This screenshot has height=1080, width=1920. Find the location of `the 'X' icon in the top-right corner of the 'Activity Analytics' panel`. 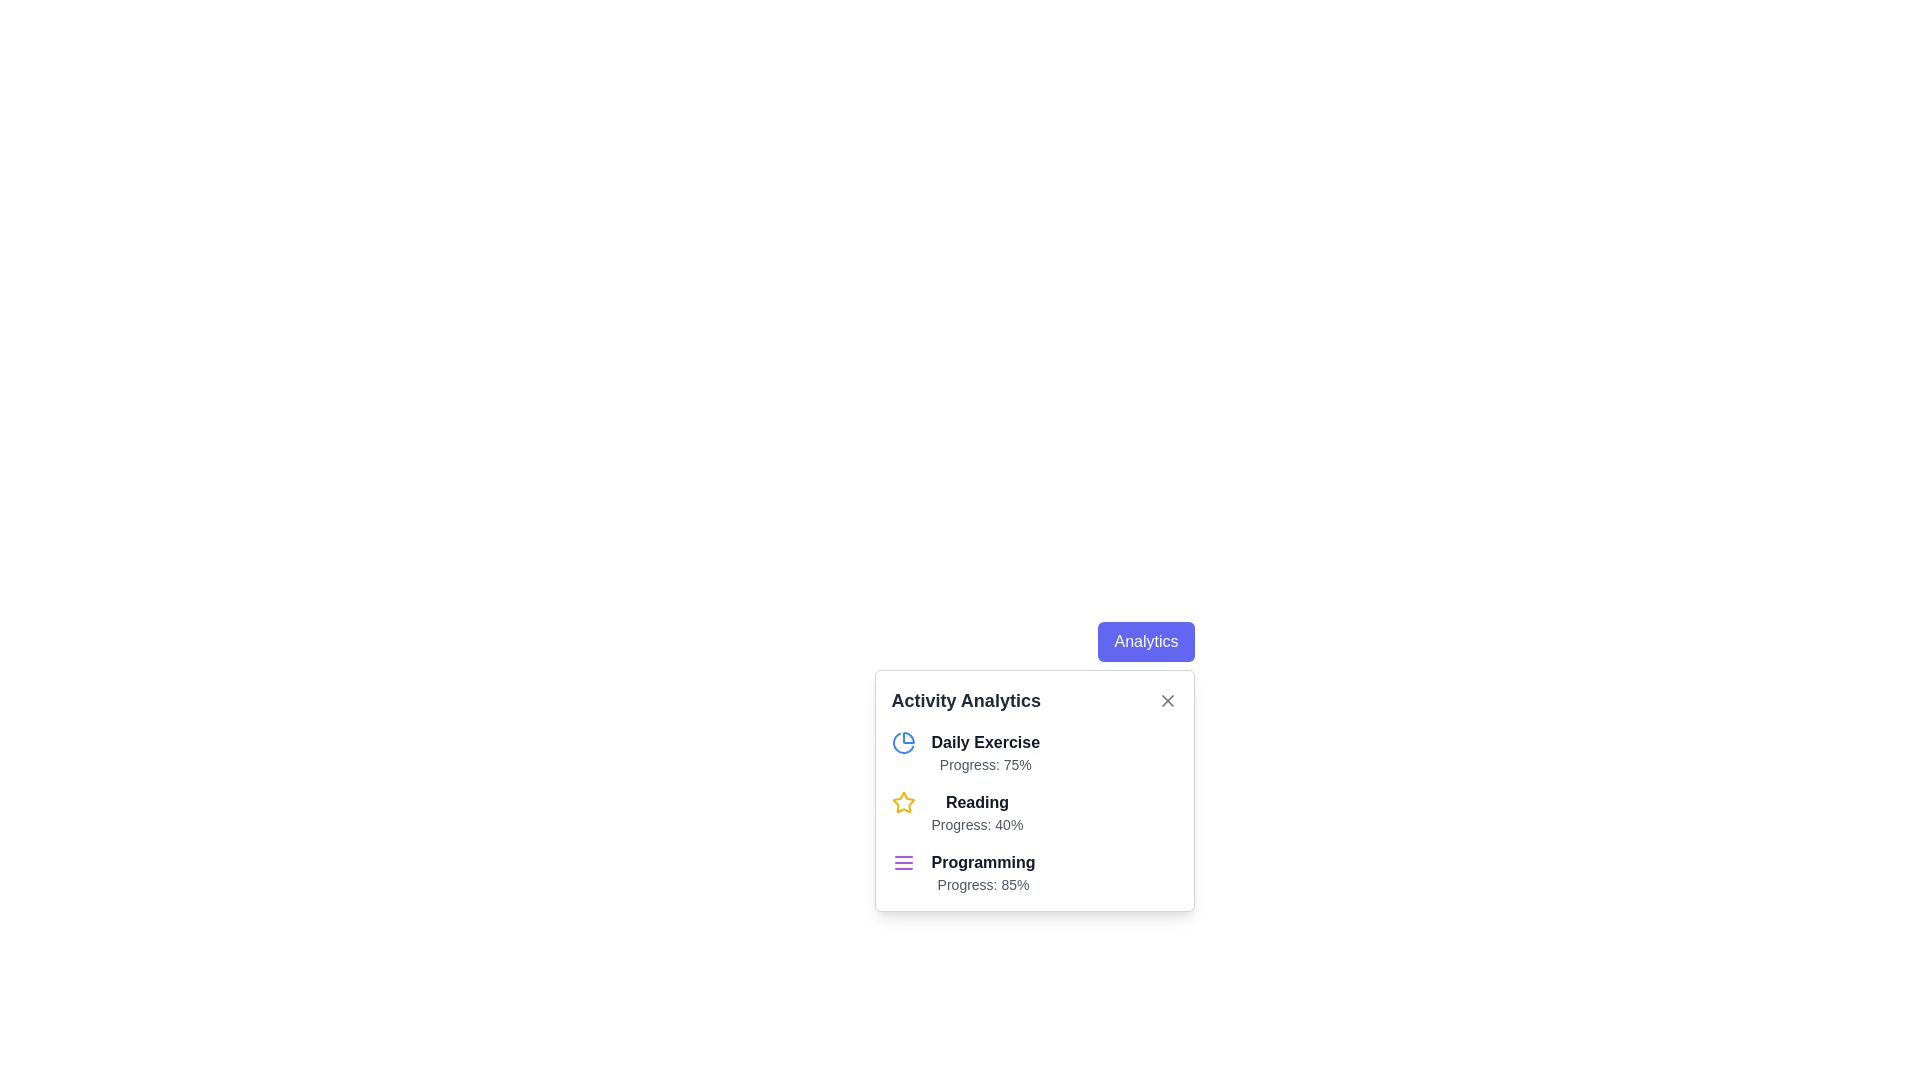

the 'X' icon in the top-right corner of the 'Activity Analytics' panel is located at coordinates (1167, 700).